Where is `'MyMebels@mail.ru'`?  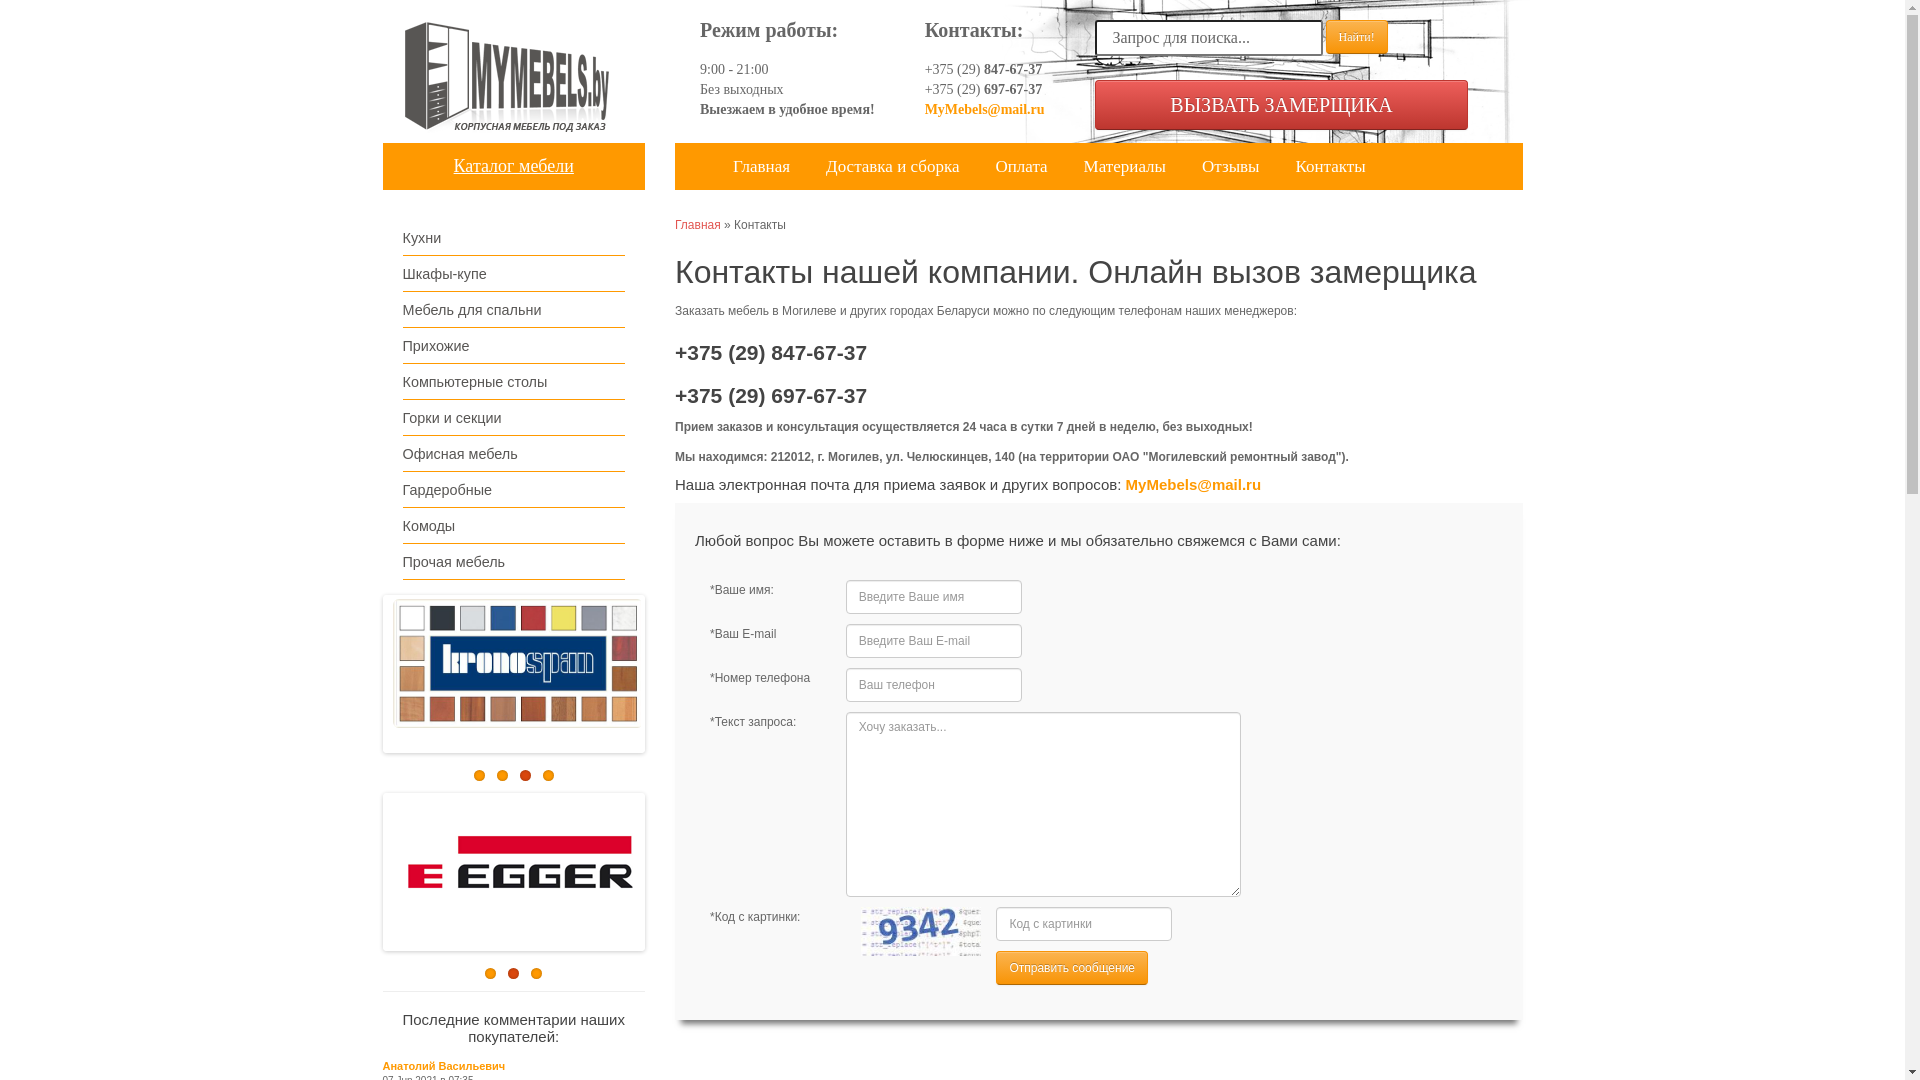 'MyMebels@mail.ru' is located at coordinates (1194, 484).